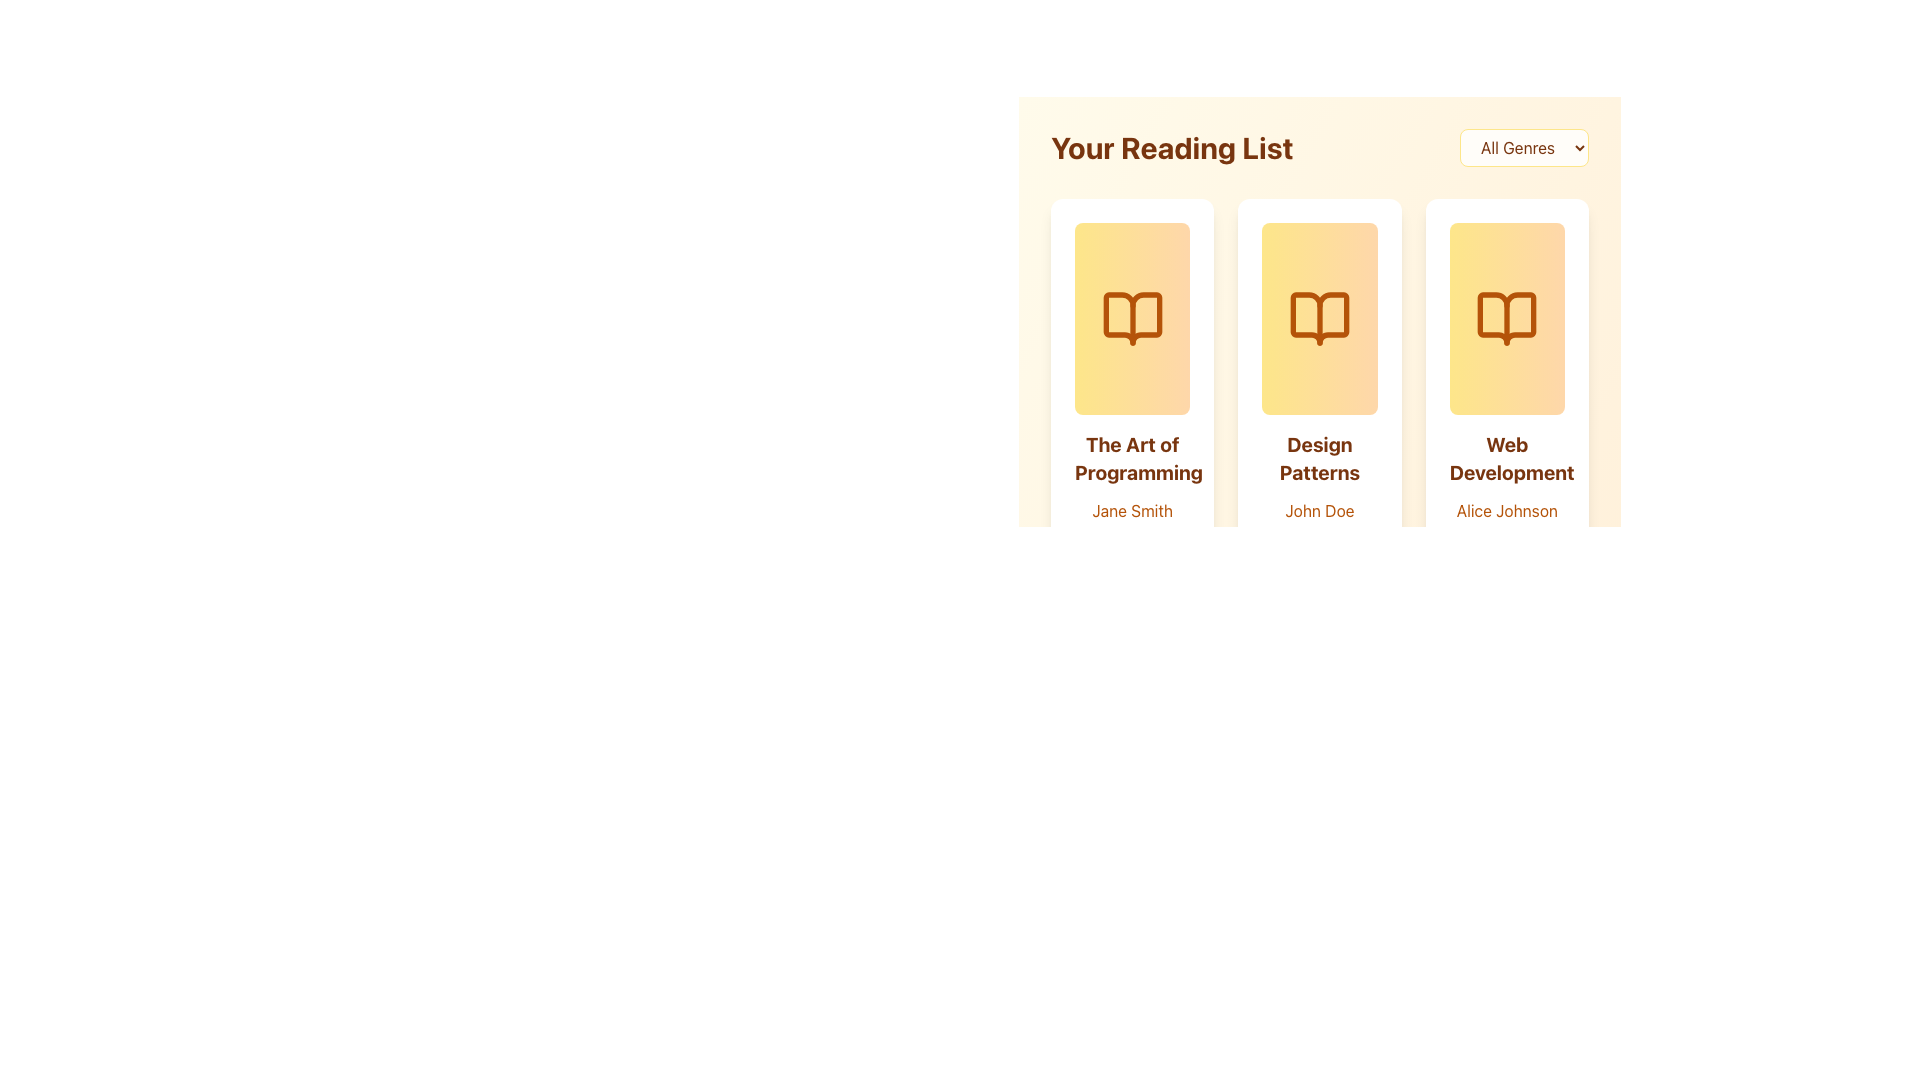 Image resolution: width=1920 pixels, height=1080 pixels. Describe the element at coordinates (1507, 439) in the screenshot. I see `the third card component in the grid, titled 'Web Development'` at that location.